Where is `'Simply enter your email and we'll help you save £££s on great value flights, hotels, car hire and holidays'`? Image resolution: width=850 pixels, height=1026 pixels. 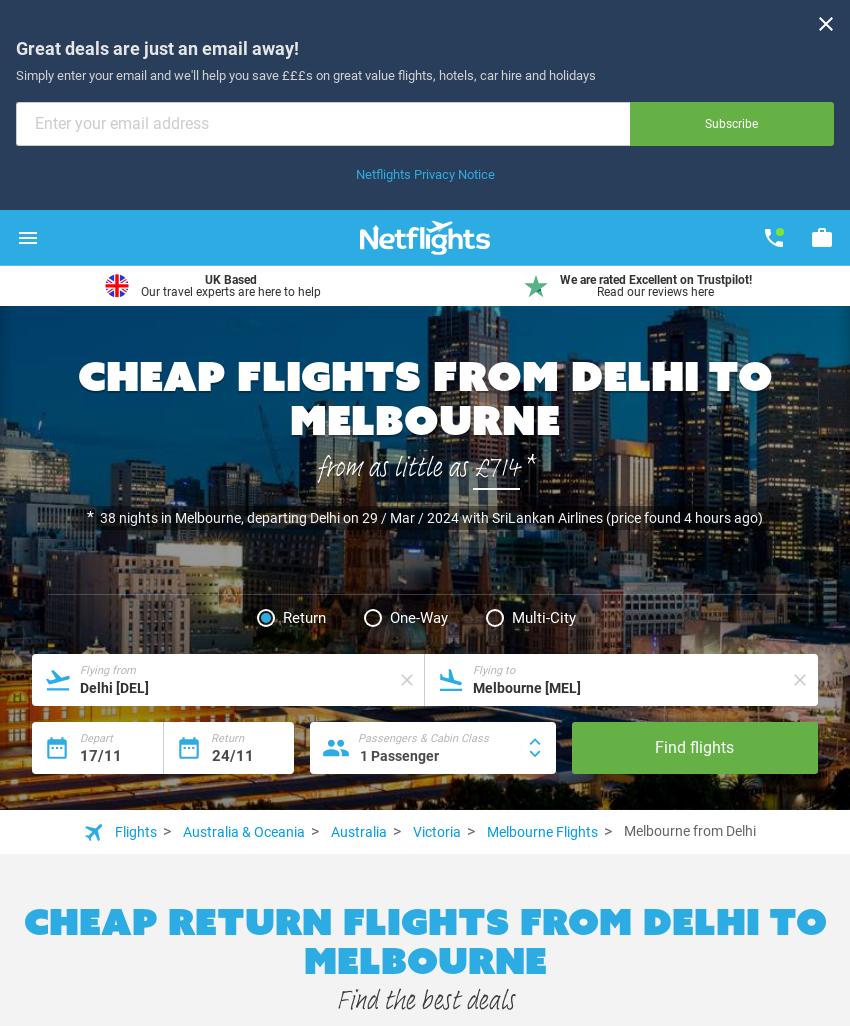 'Simply enter your email and we'll help you save £££s on great value flights, hotels, car hire and holidays' is located at coordinates (306, 74).